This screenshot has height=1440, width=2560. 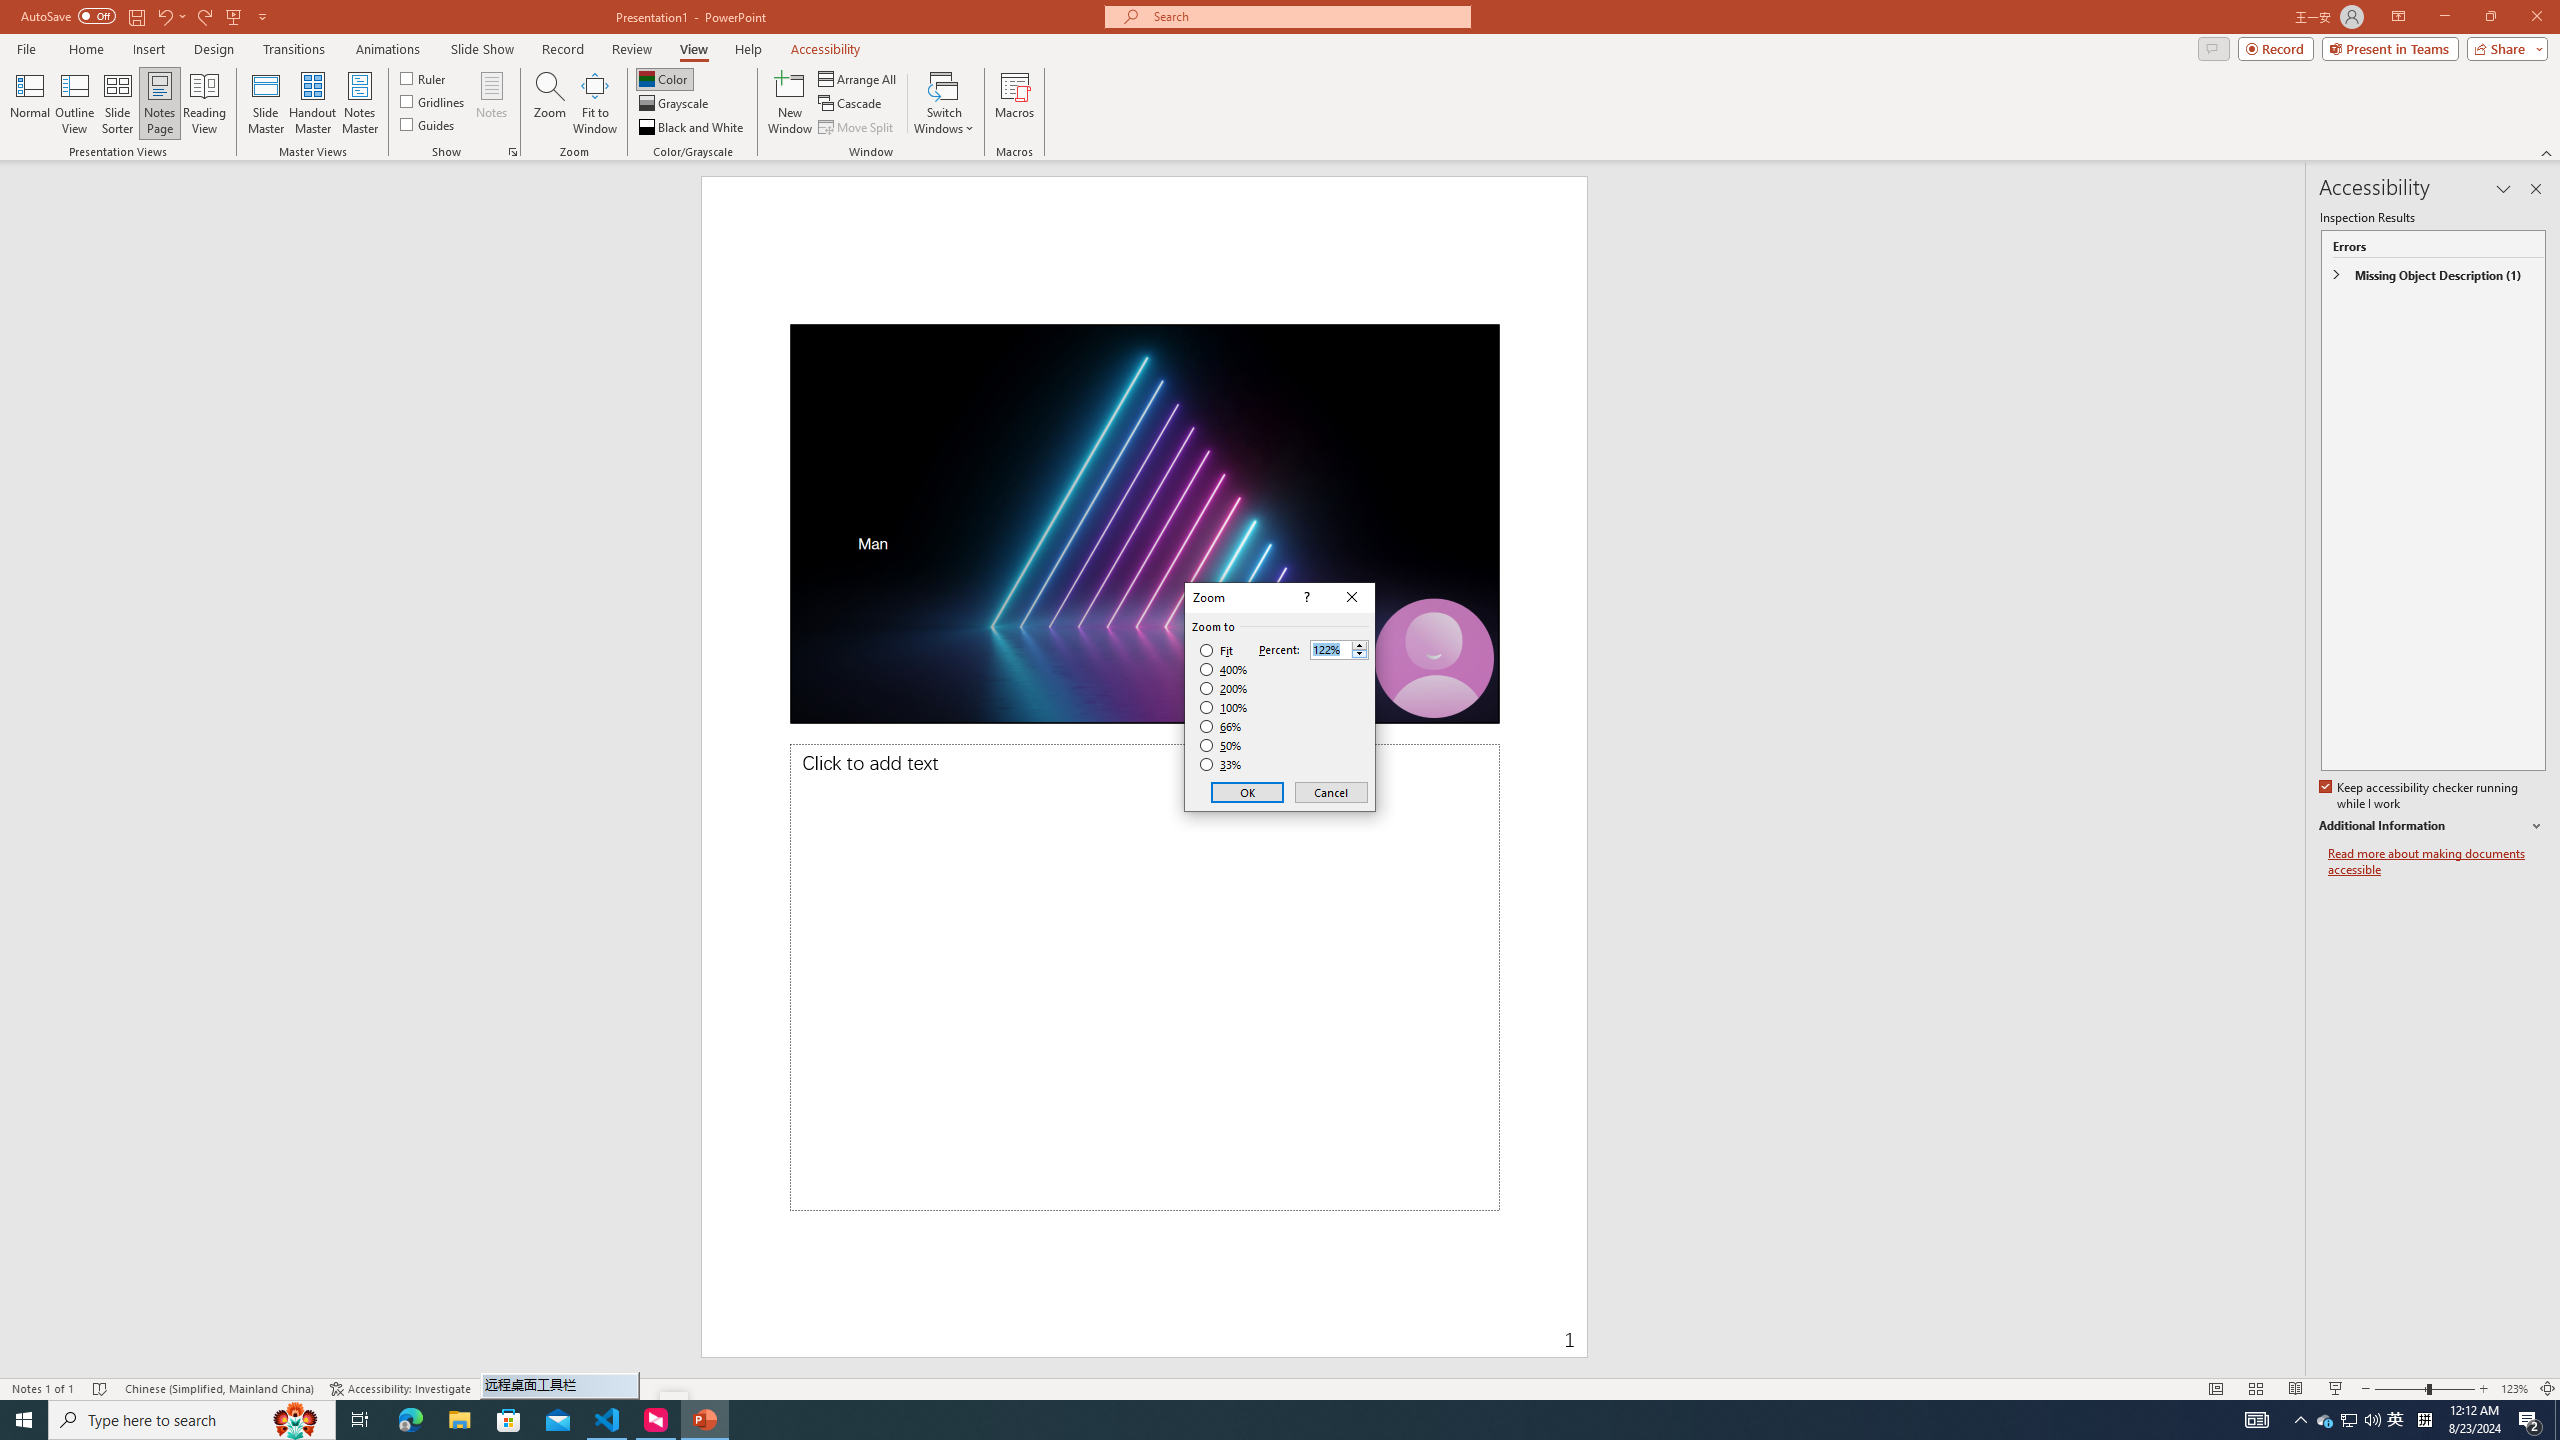 What do you see at coordinates (1223, 706) in the screenshot?
I see `'100%'` at bounding box center [1223, 706].